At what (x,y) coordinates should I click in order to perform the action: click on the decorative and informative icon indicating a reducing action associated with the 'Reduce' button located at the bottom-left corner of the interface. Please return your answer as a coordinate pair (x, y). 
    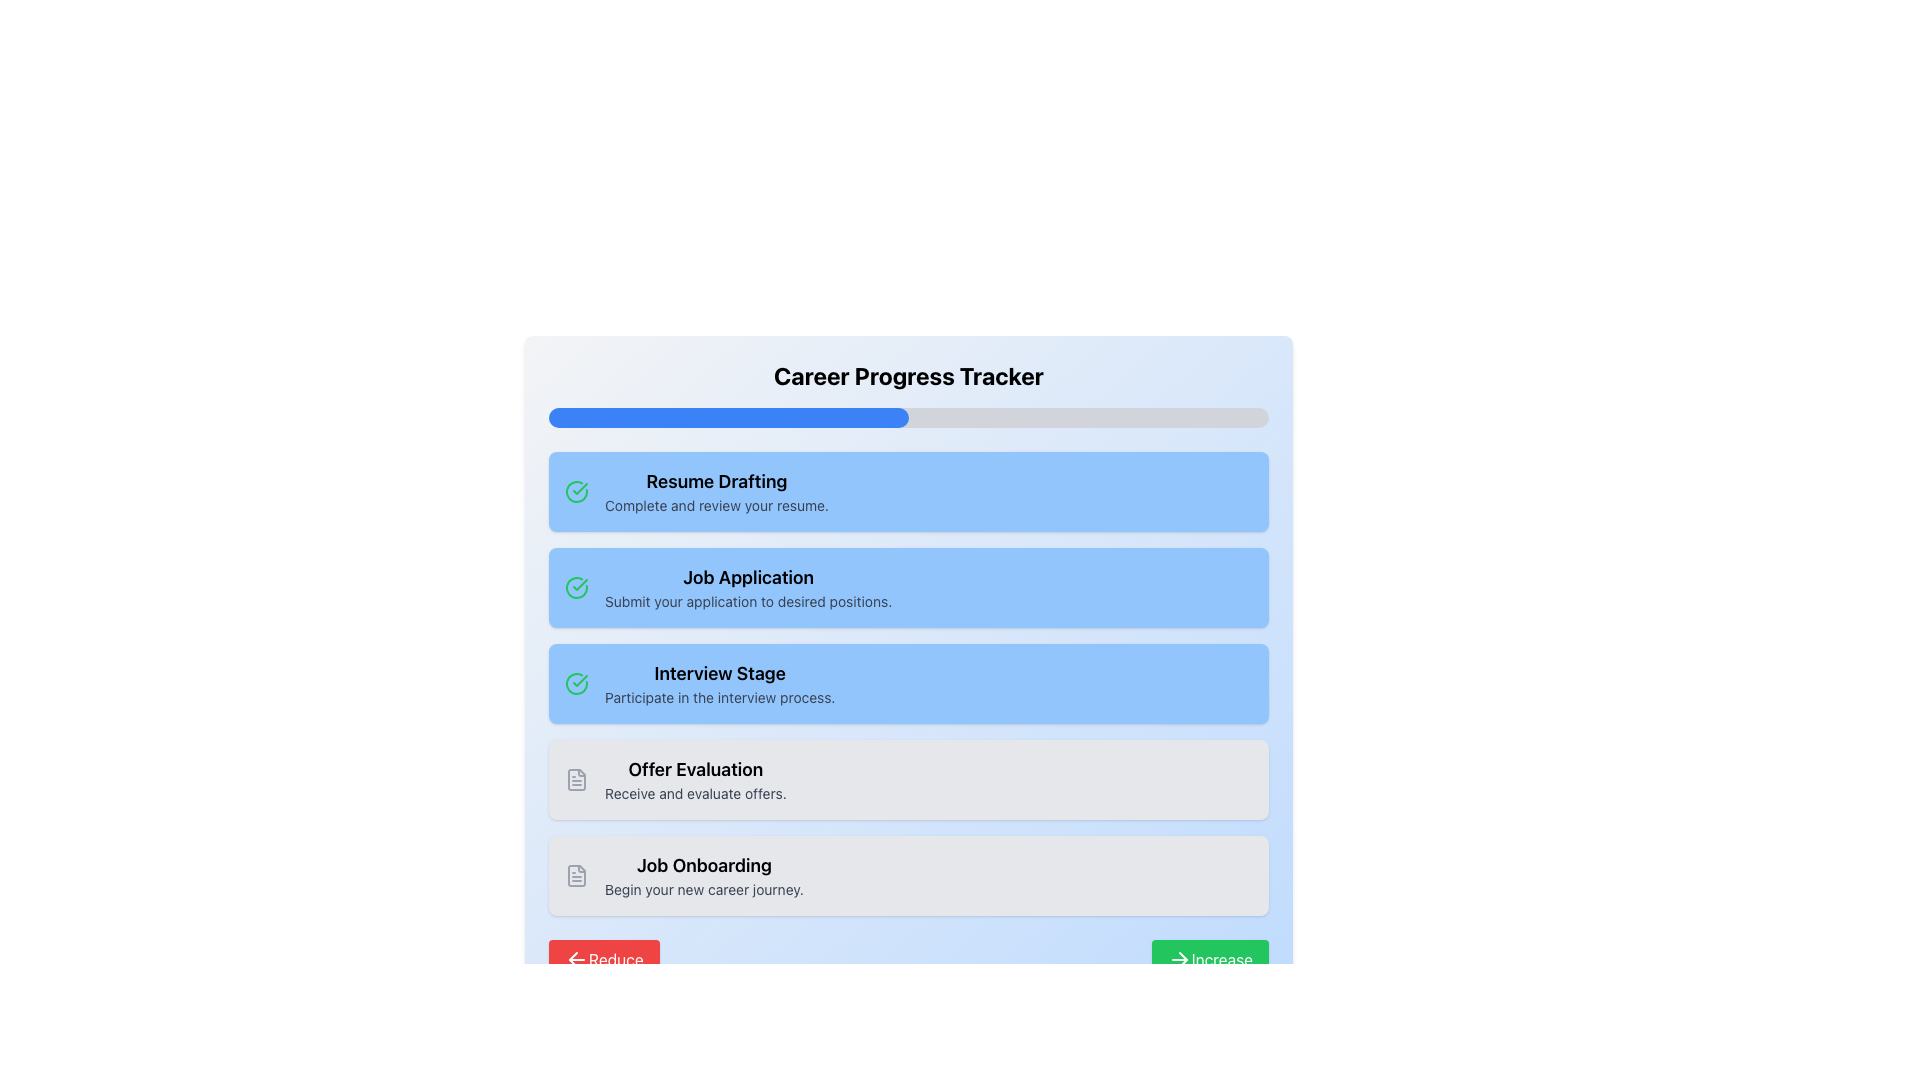
    Looking at the image, I should click on (575, 959).